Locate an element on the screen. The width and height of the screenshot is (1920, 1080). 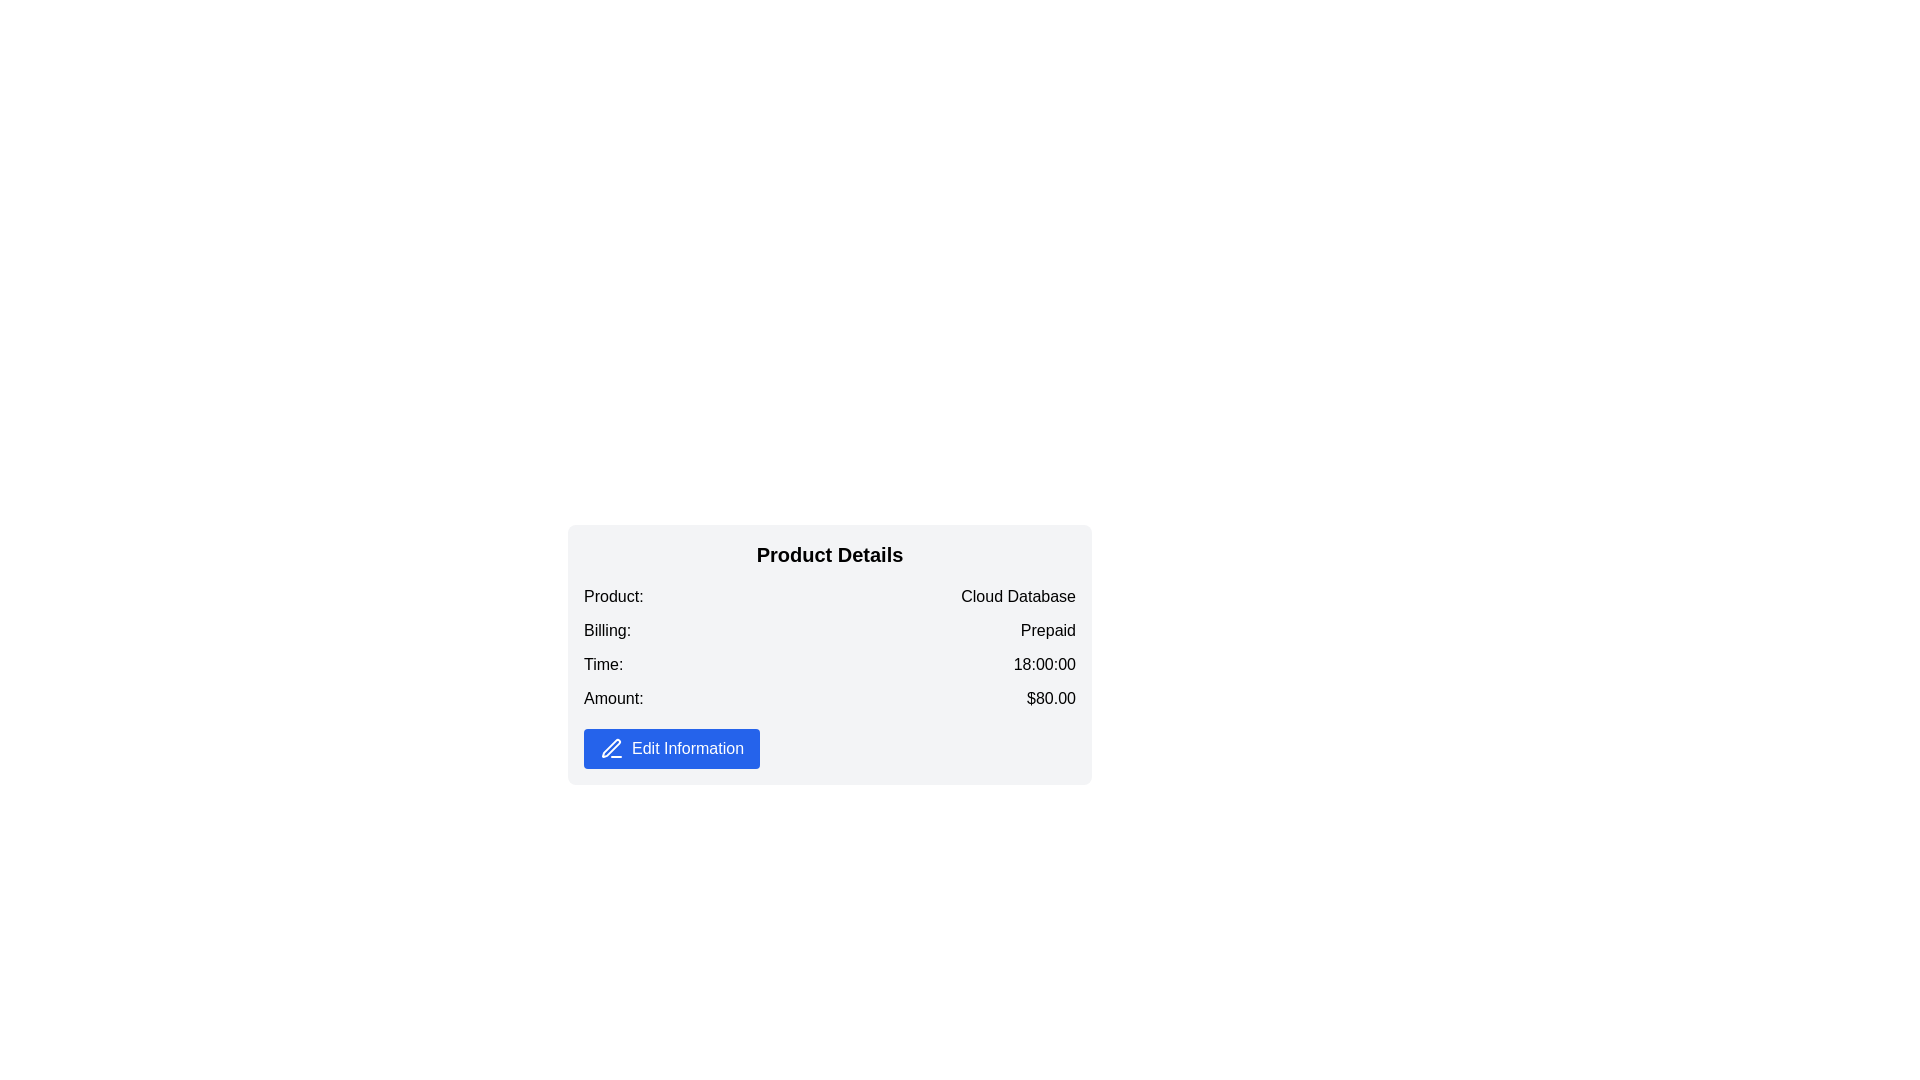
the editing icon located to the left of the 'Edit Information' button within the 'Product Details' panel is located at coordinates (610, 748).